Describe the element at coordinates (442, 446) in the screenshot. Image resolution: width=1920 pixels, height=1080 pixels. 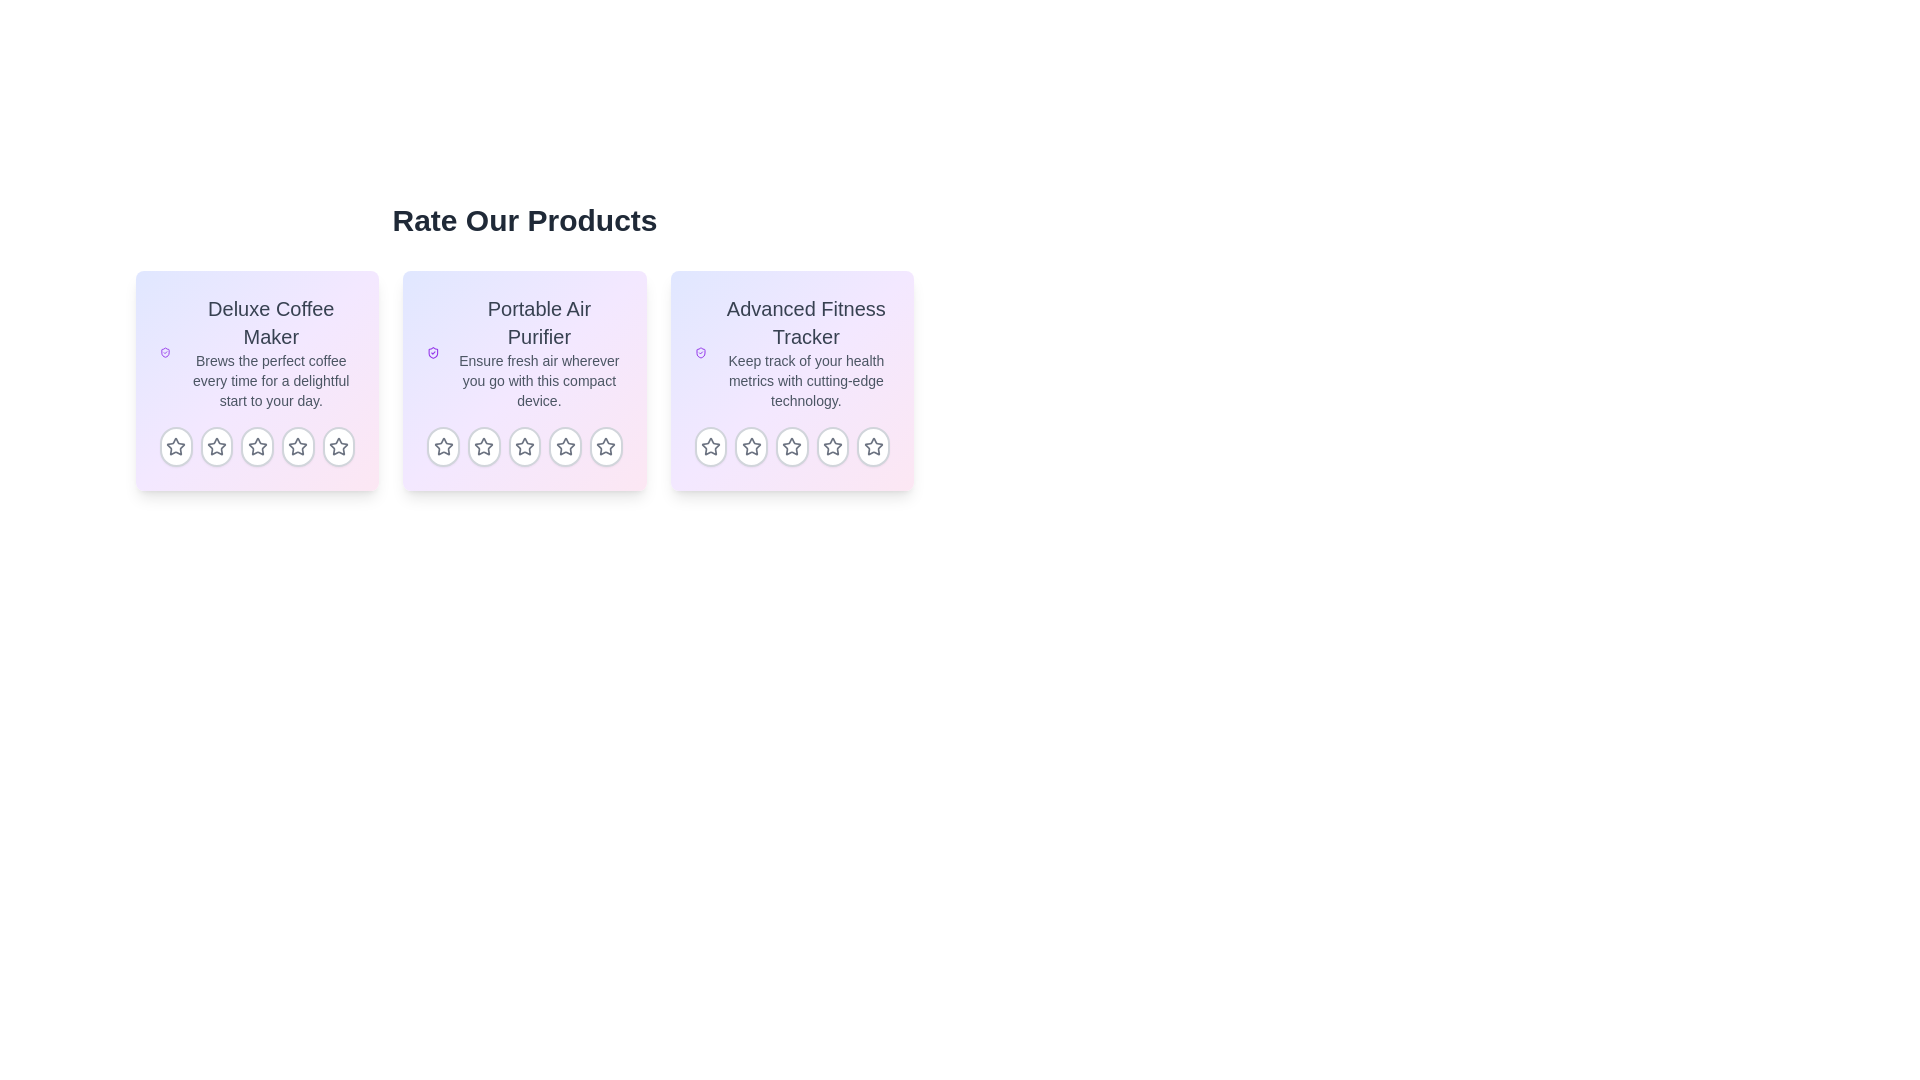
I see `the first circular star button with a white background and gray border, located beneath the subtitle 'Portable Air Purifier' in the product rating section for visual feedback` at that location.